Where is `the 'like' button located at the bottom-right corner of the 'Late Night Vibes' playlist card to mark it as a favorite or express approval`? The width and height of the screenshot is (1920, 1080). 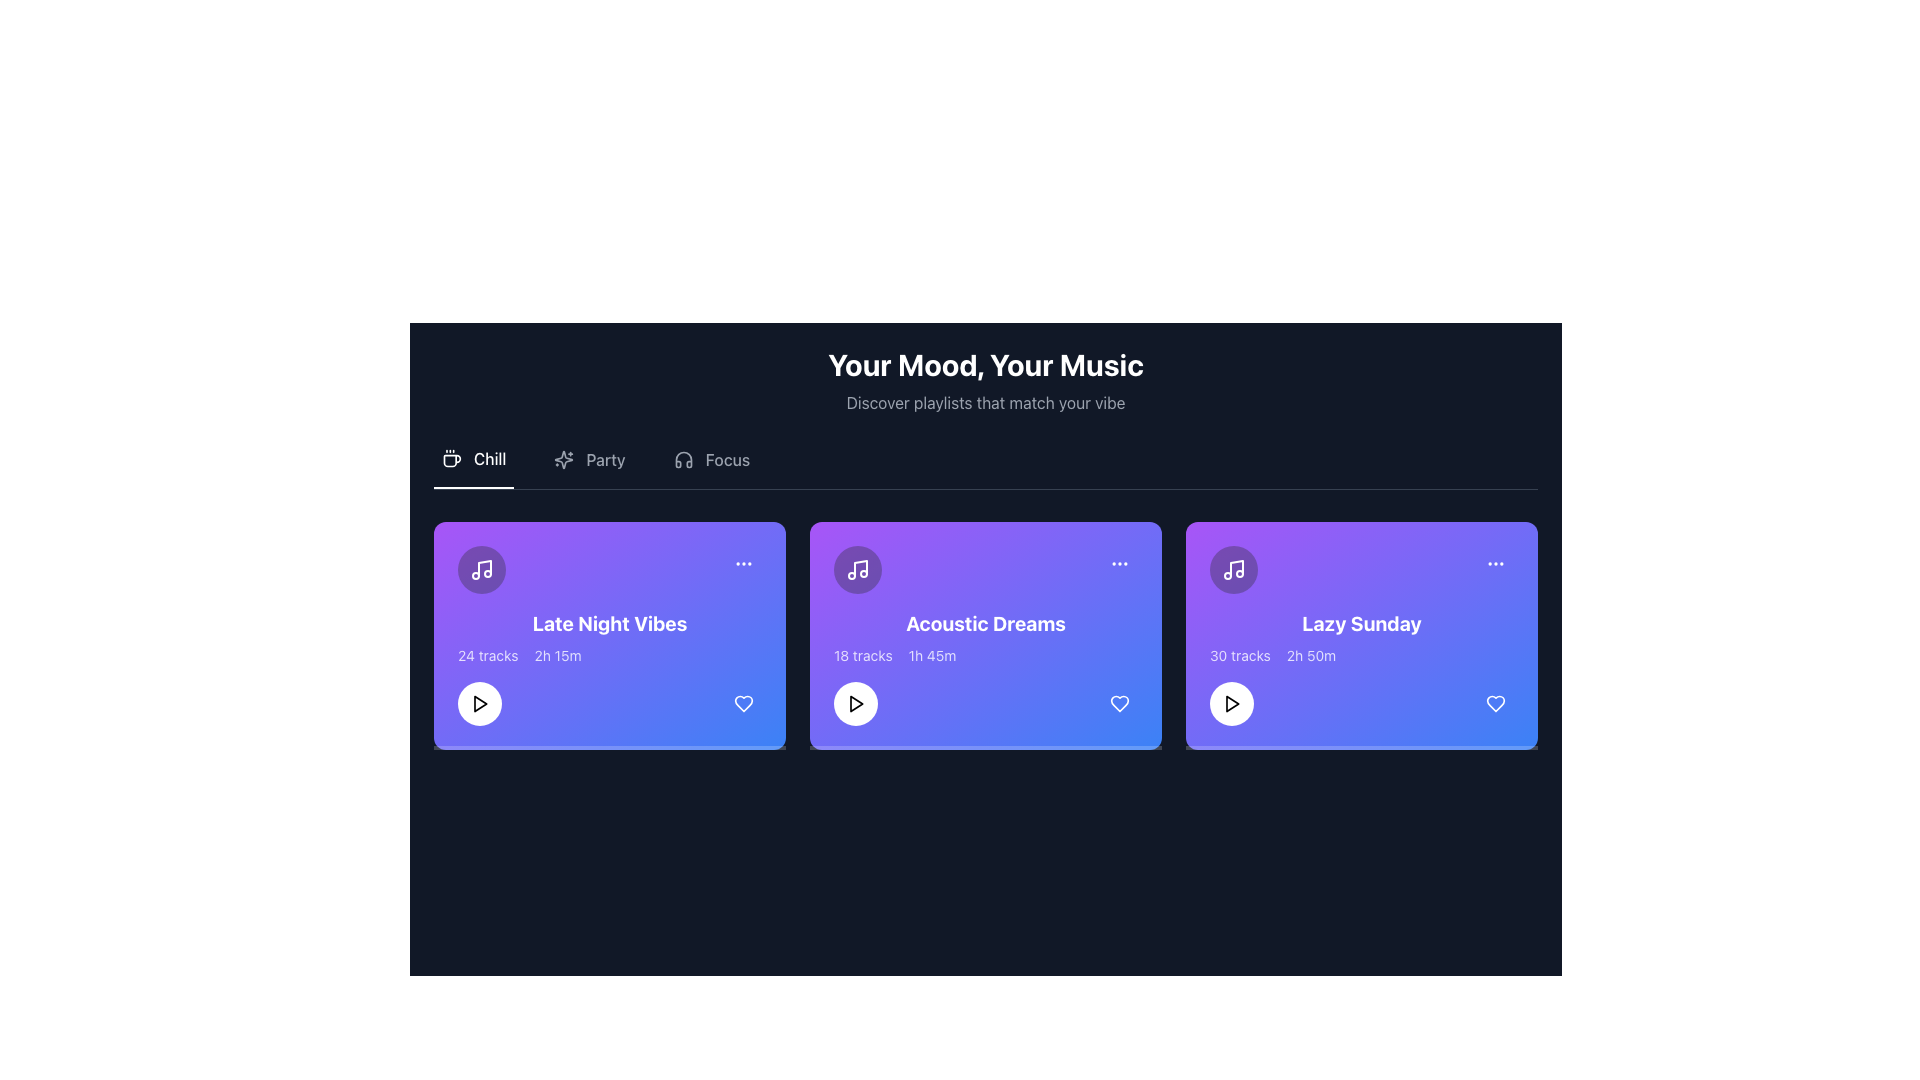
the 'like' button located at the bottom-right corner of the 'Late Night Vibes' playlist card to mark it as a favorite or express approval is located at coordinates (743, 703).